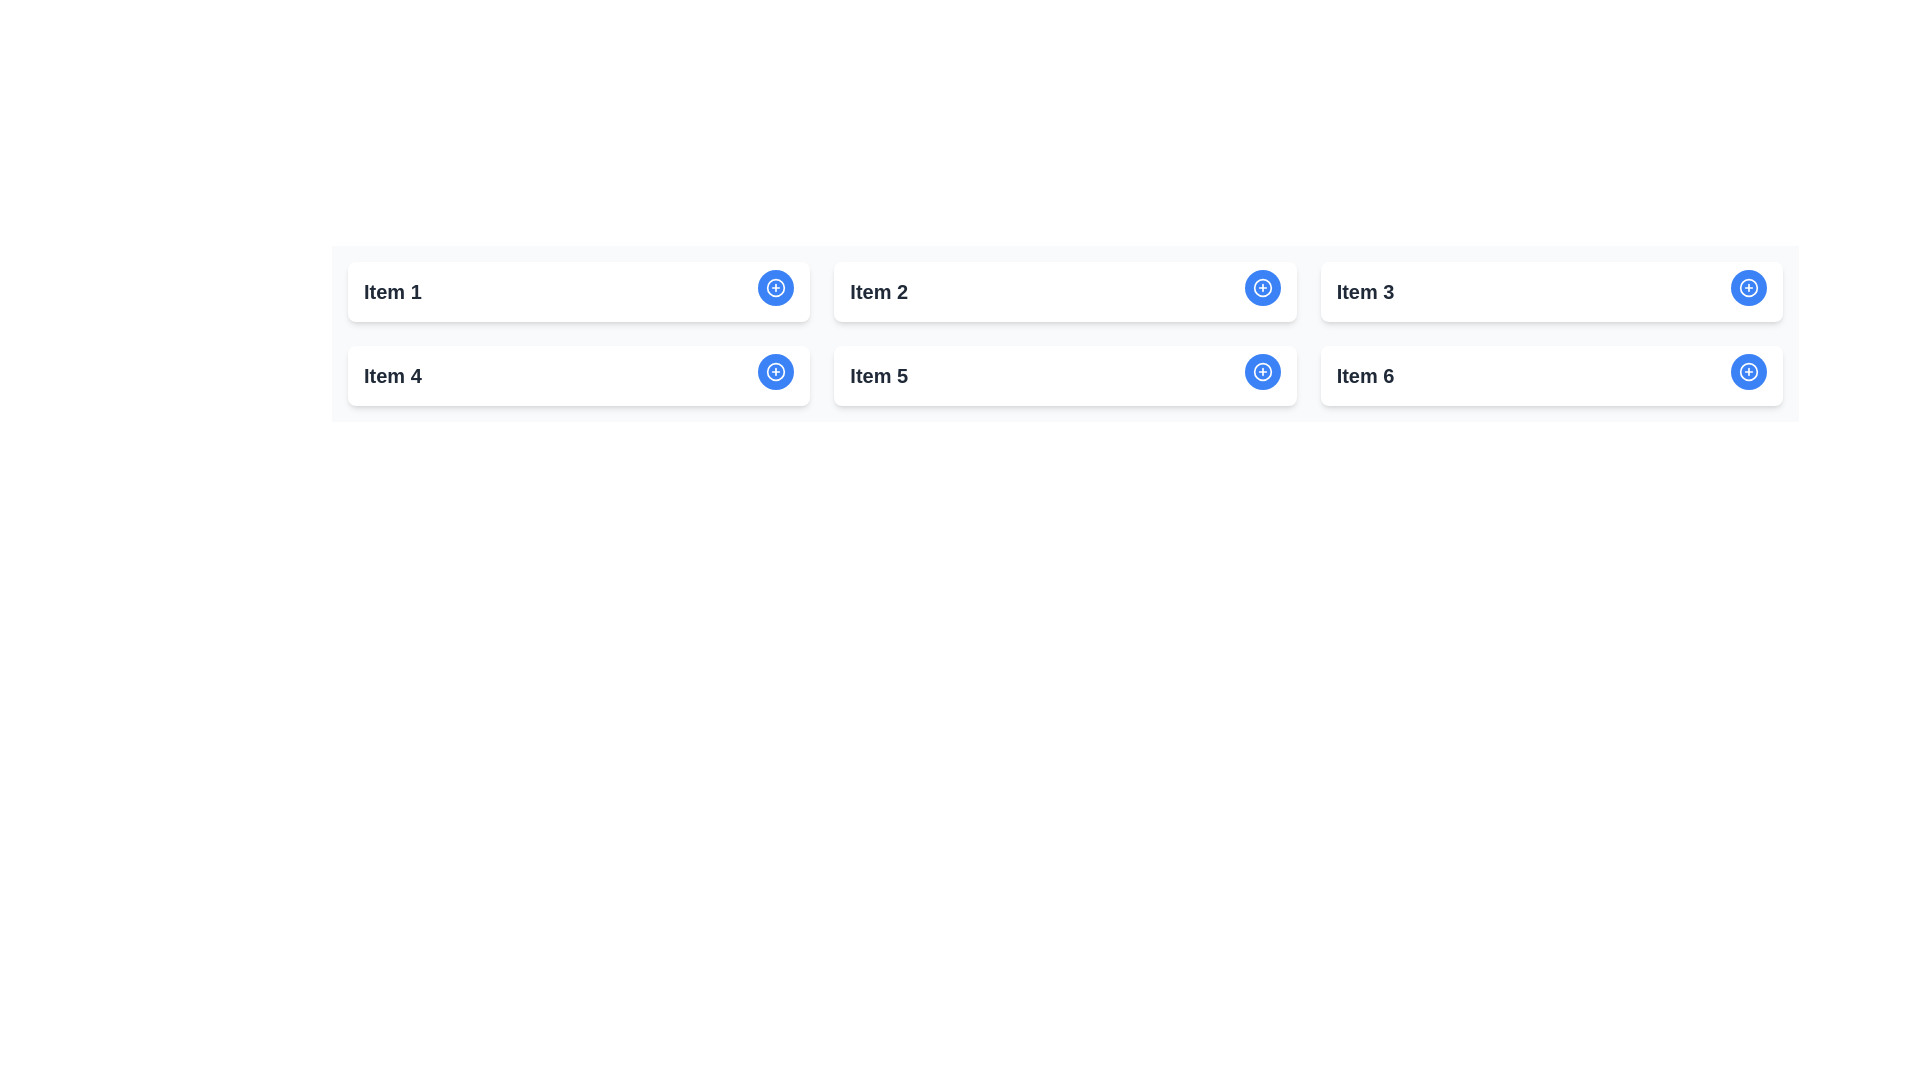 This screenshot has height=1080, width=1920. Describe the element at coordinates (1261, 371) in the screenshot. I see `the blue circular icon button on the right side of Item 5` at that location.